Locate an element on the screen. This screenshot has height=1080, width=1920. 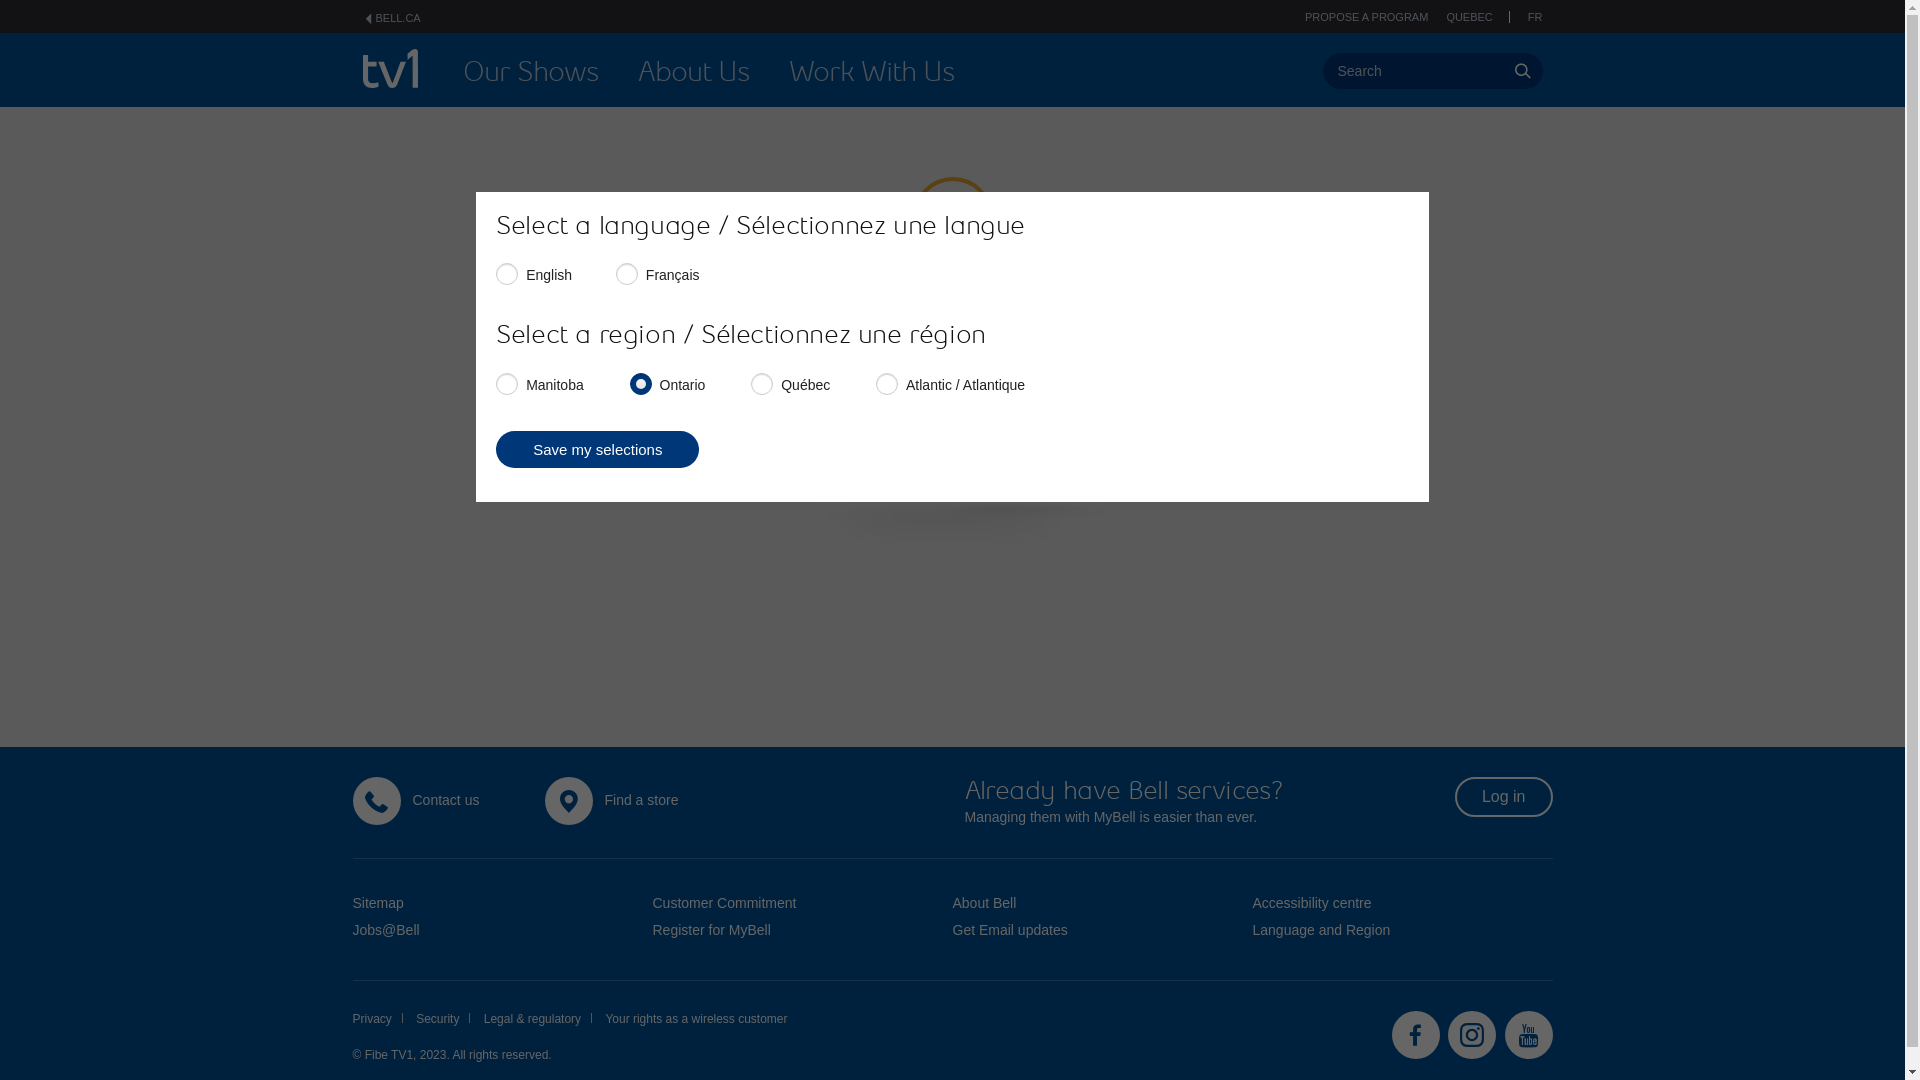
'Find a store' is located at coordinates (641, 800).